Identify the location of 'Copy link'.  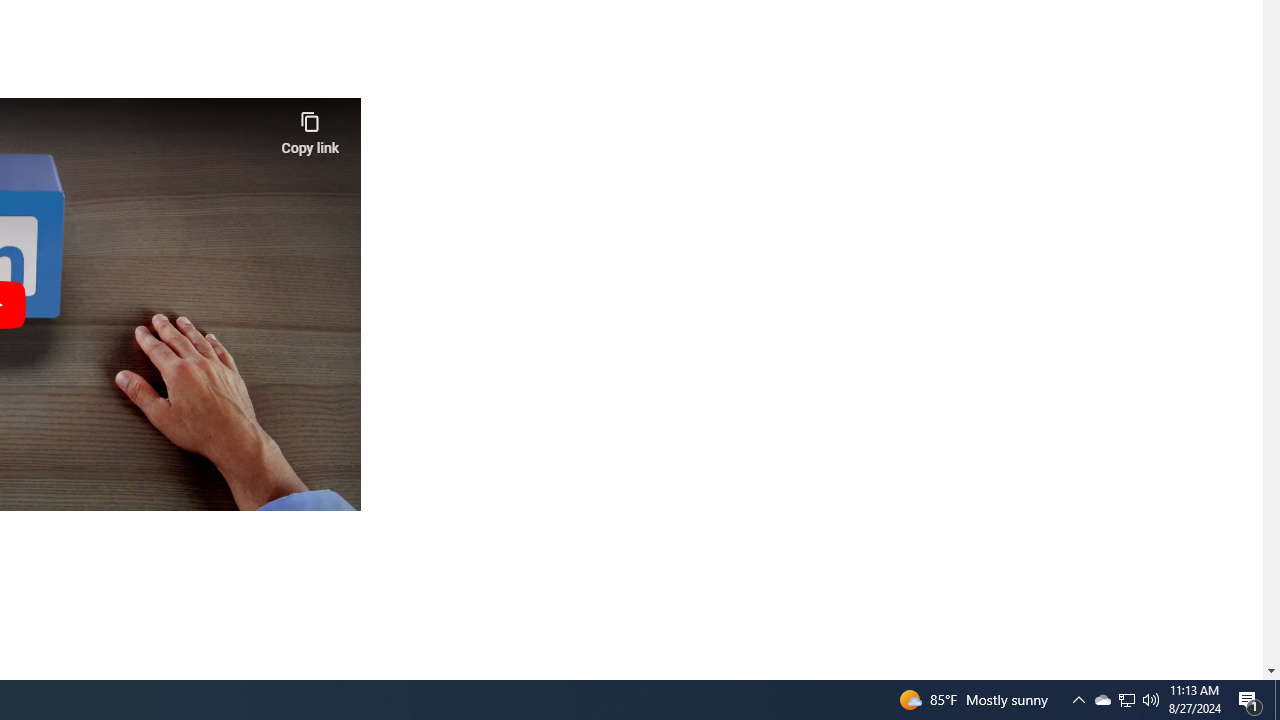
(309, 128).